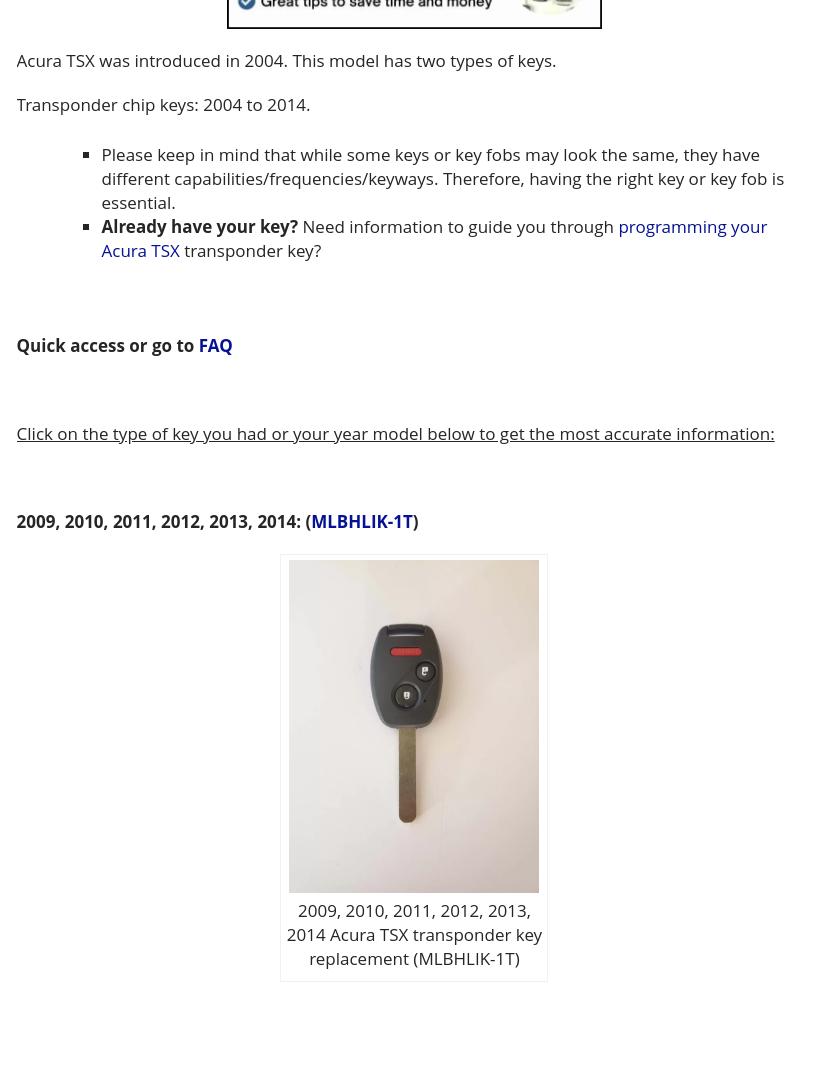 Image resolution: width=829 pixels, height=1071 pixels. Describe the element at coordinates (285, 932) in the screenshot. I see `'2009, 2010, 2011, 2012, 2013, 2014 Acura TSX transponder key replacement (MLBHLIK-1T)'` at that location.